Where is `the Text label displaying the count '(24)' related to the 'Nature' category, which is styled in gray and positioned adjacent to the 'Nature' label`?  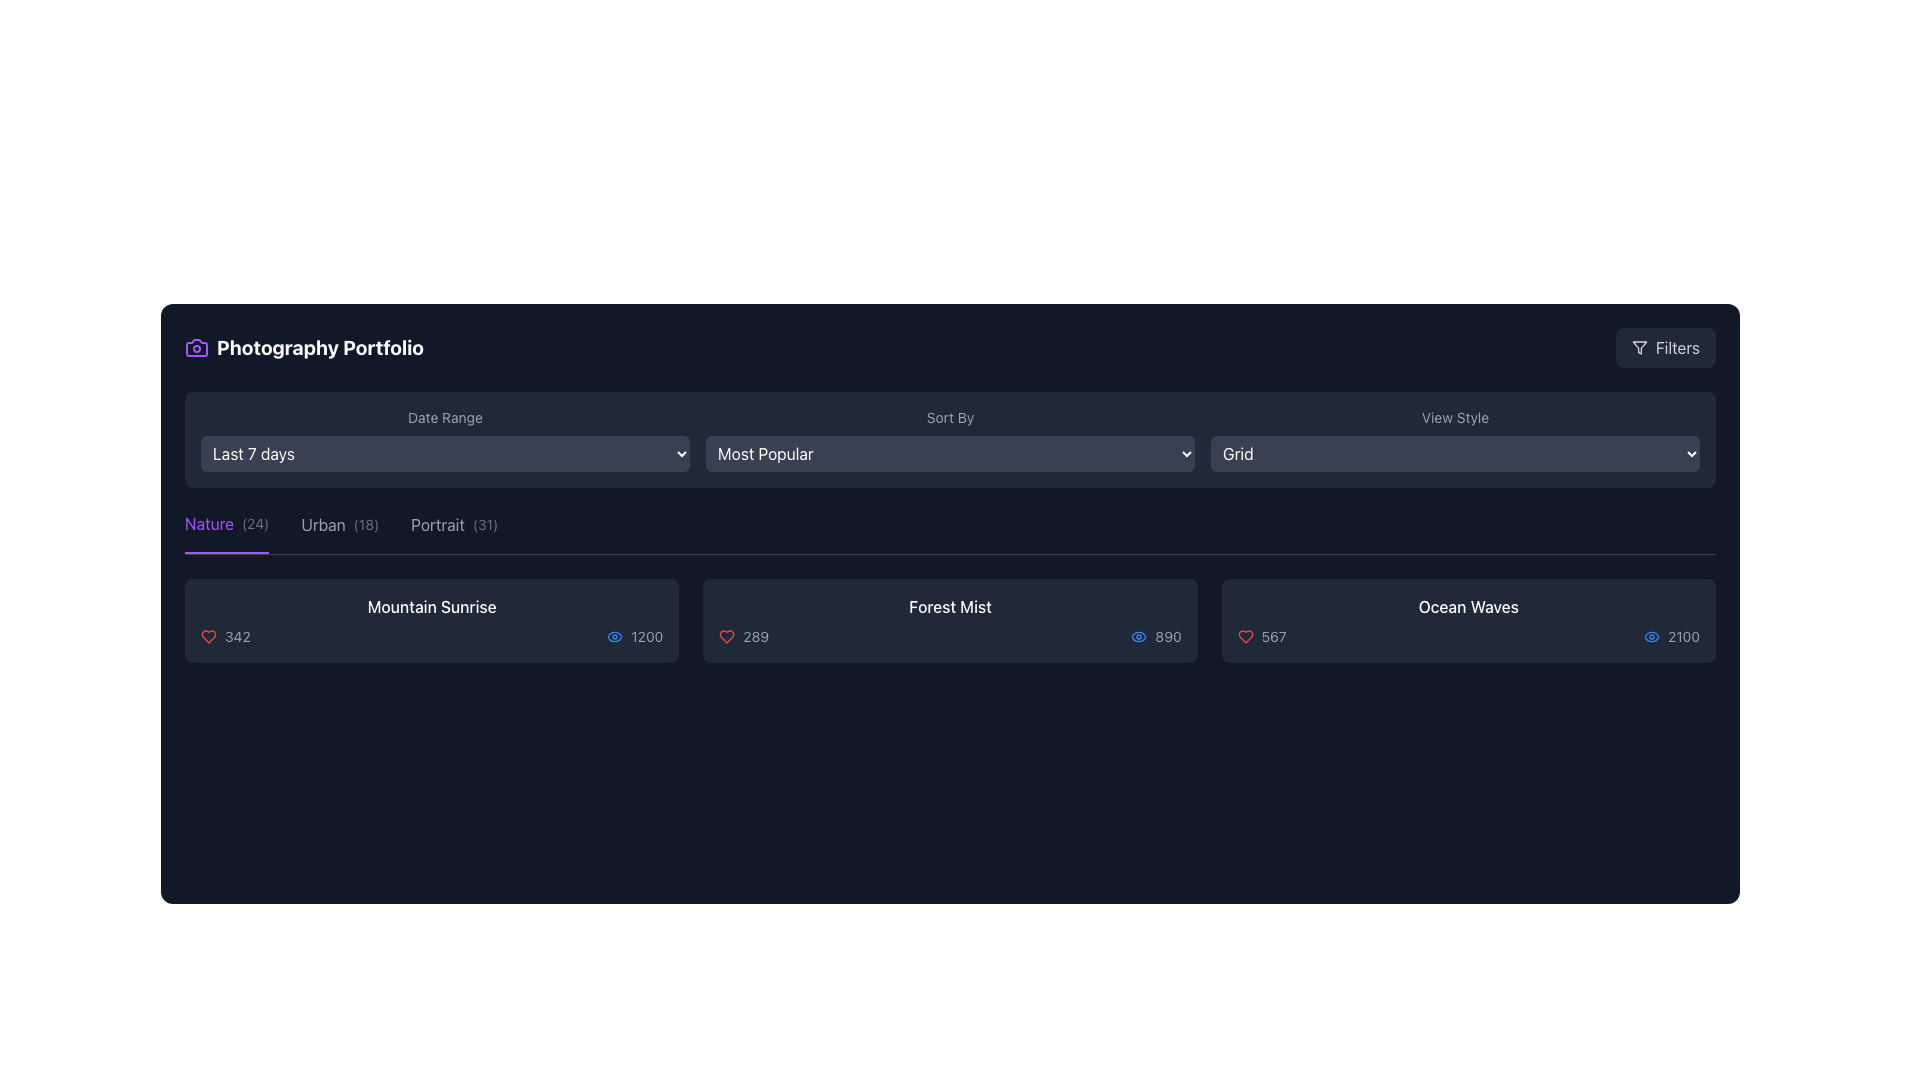
the Text label displaying the count '(24)' related to the 'Nature' category, which is styled in gray and positioned adjacent to the 'Nature' label is located at coordinates (254, 523).